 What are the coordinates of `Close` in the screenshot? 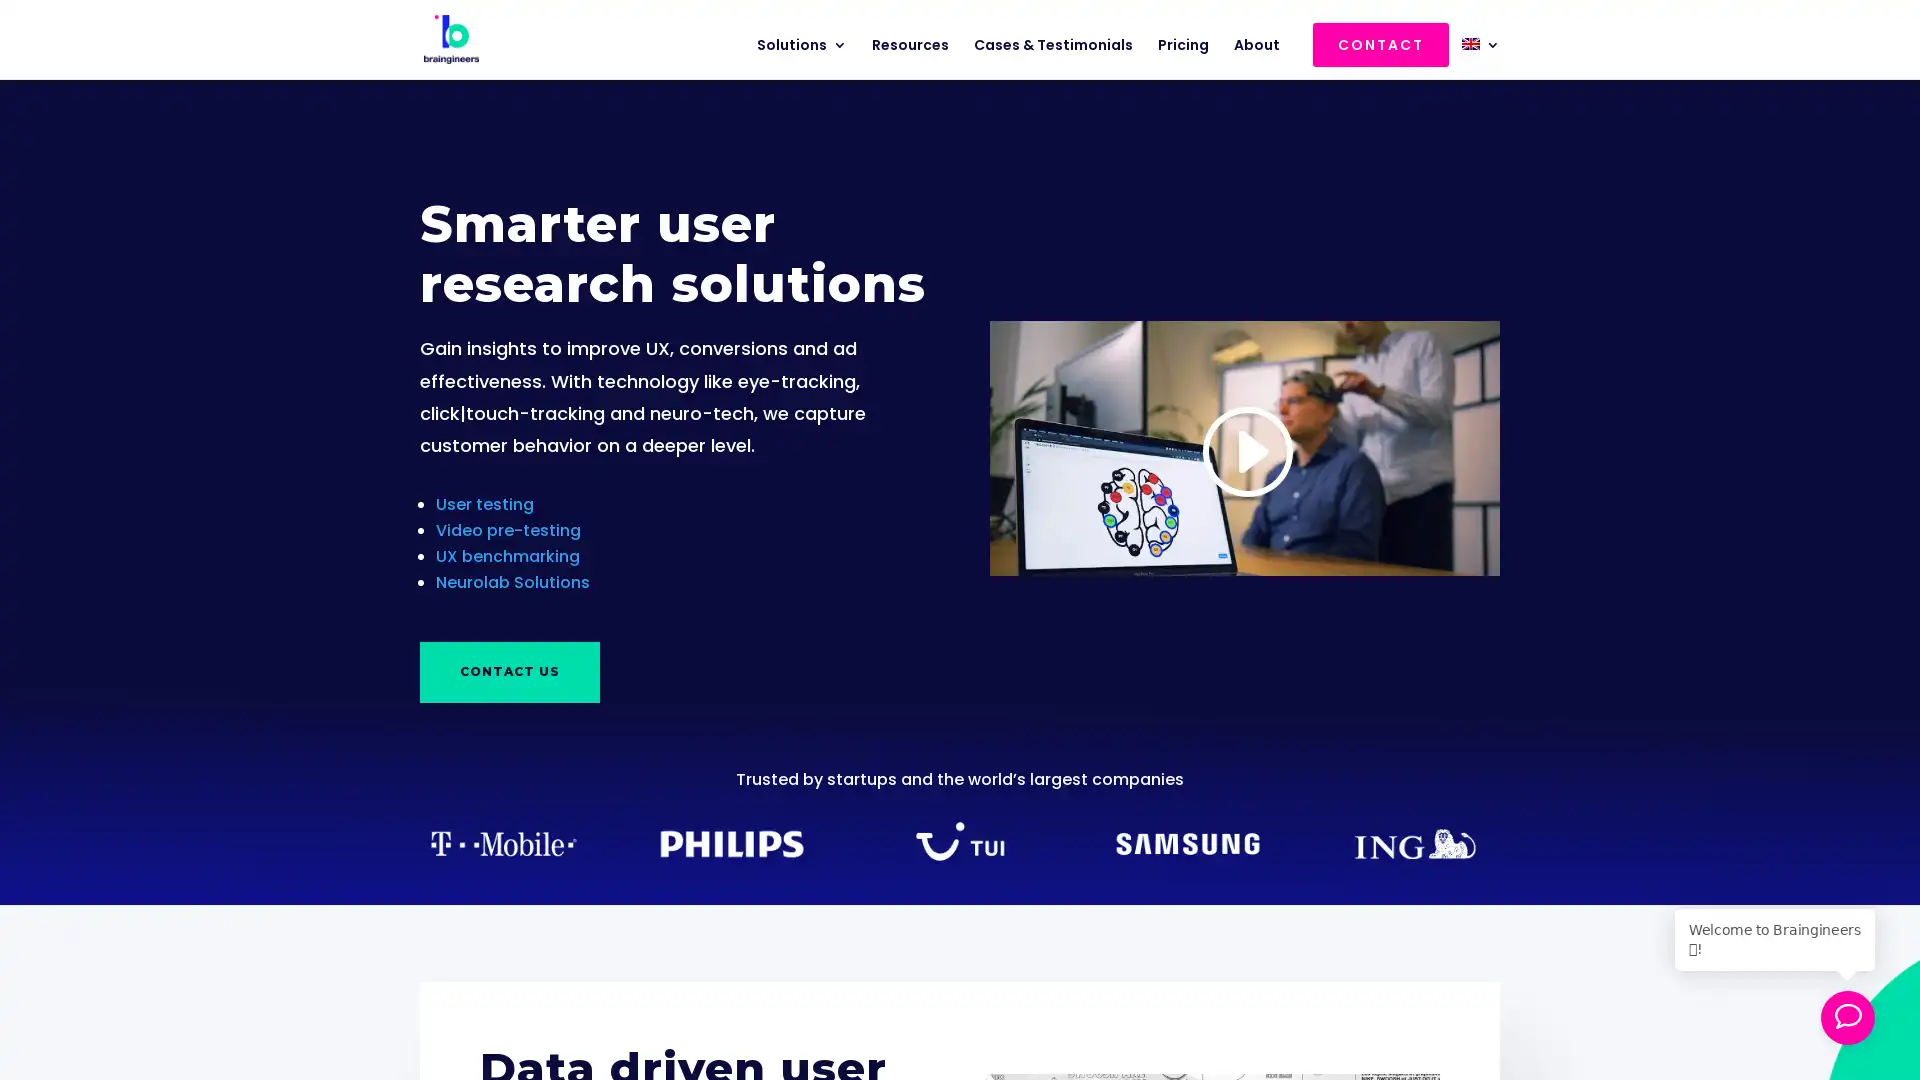 It's located at (363, 816).